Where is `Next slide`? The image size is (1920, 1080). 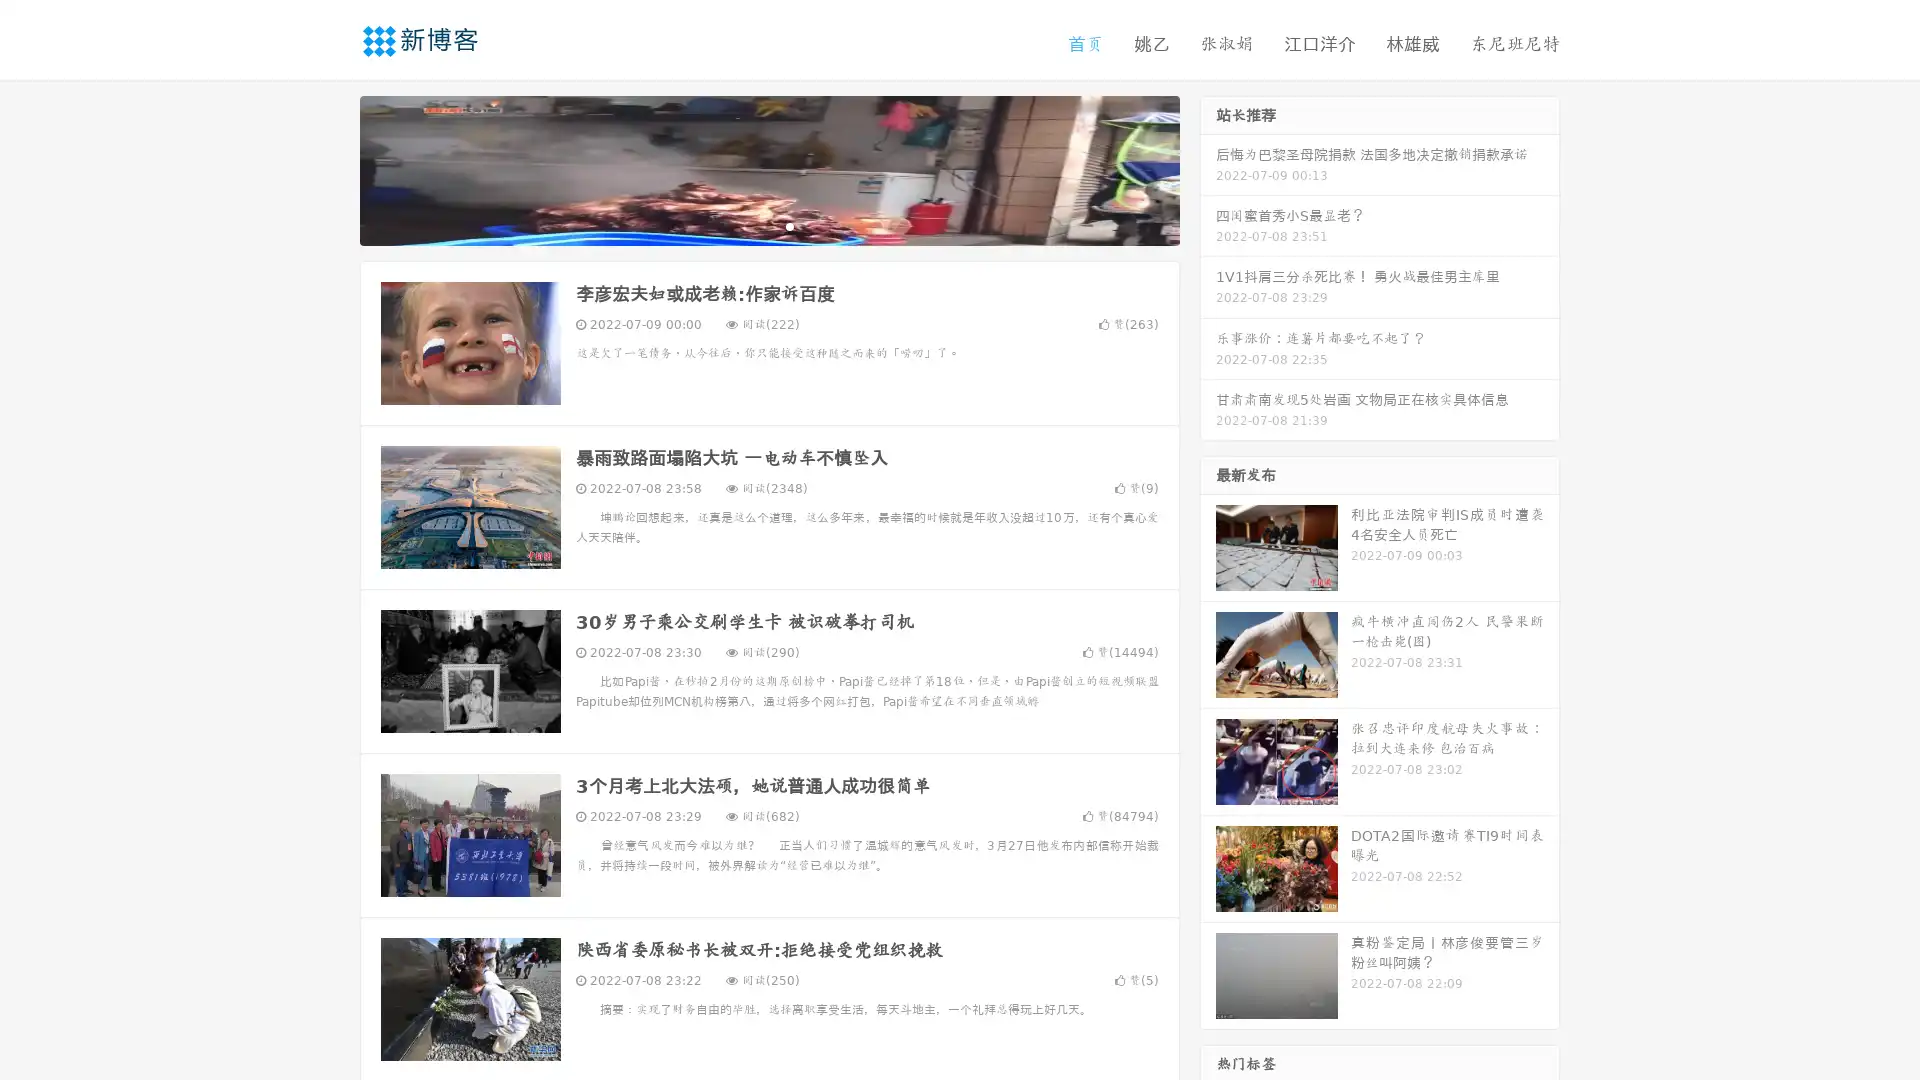 Next slide is located at coordinates (1208, 168).